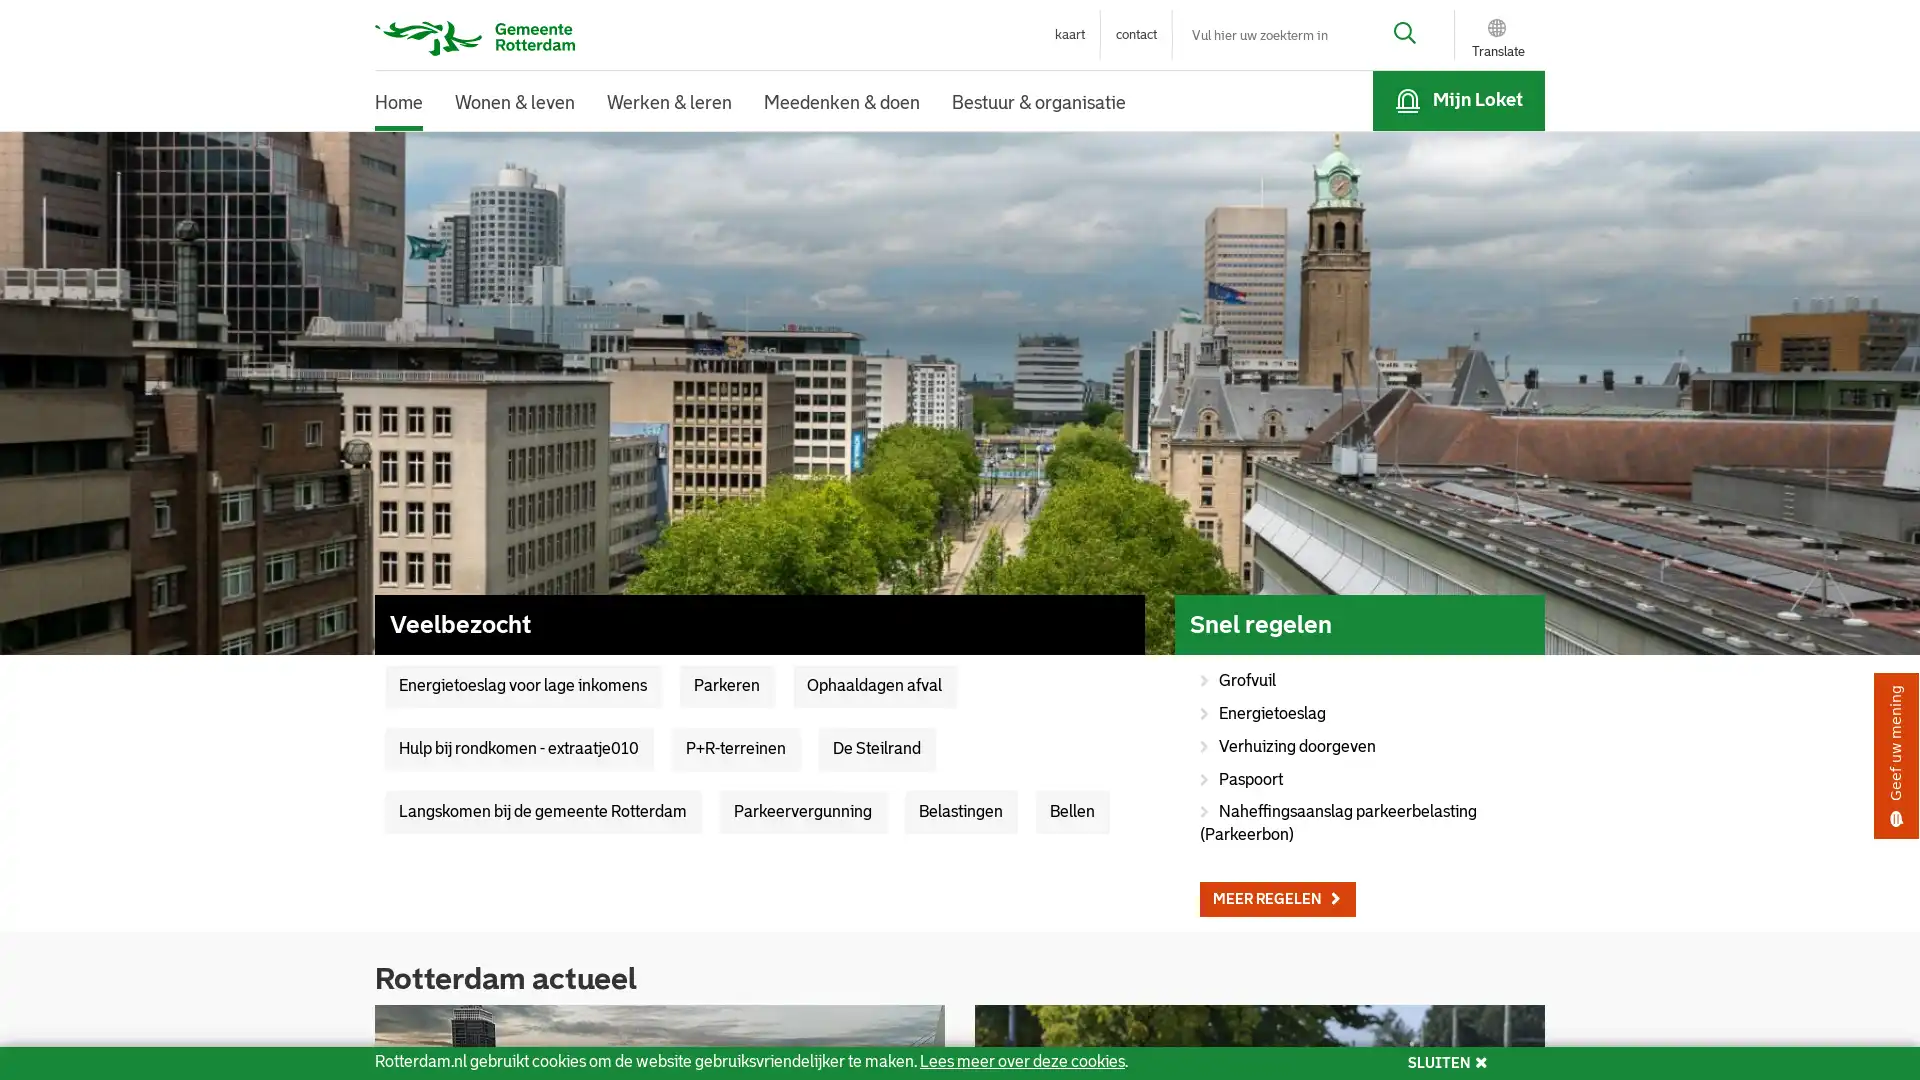 The height and width of the screenshot is (1080, 1920). I want to click on Sluiten, so click(1240, 55).